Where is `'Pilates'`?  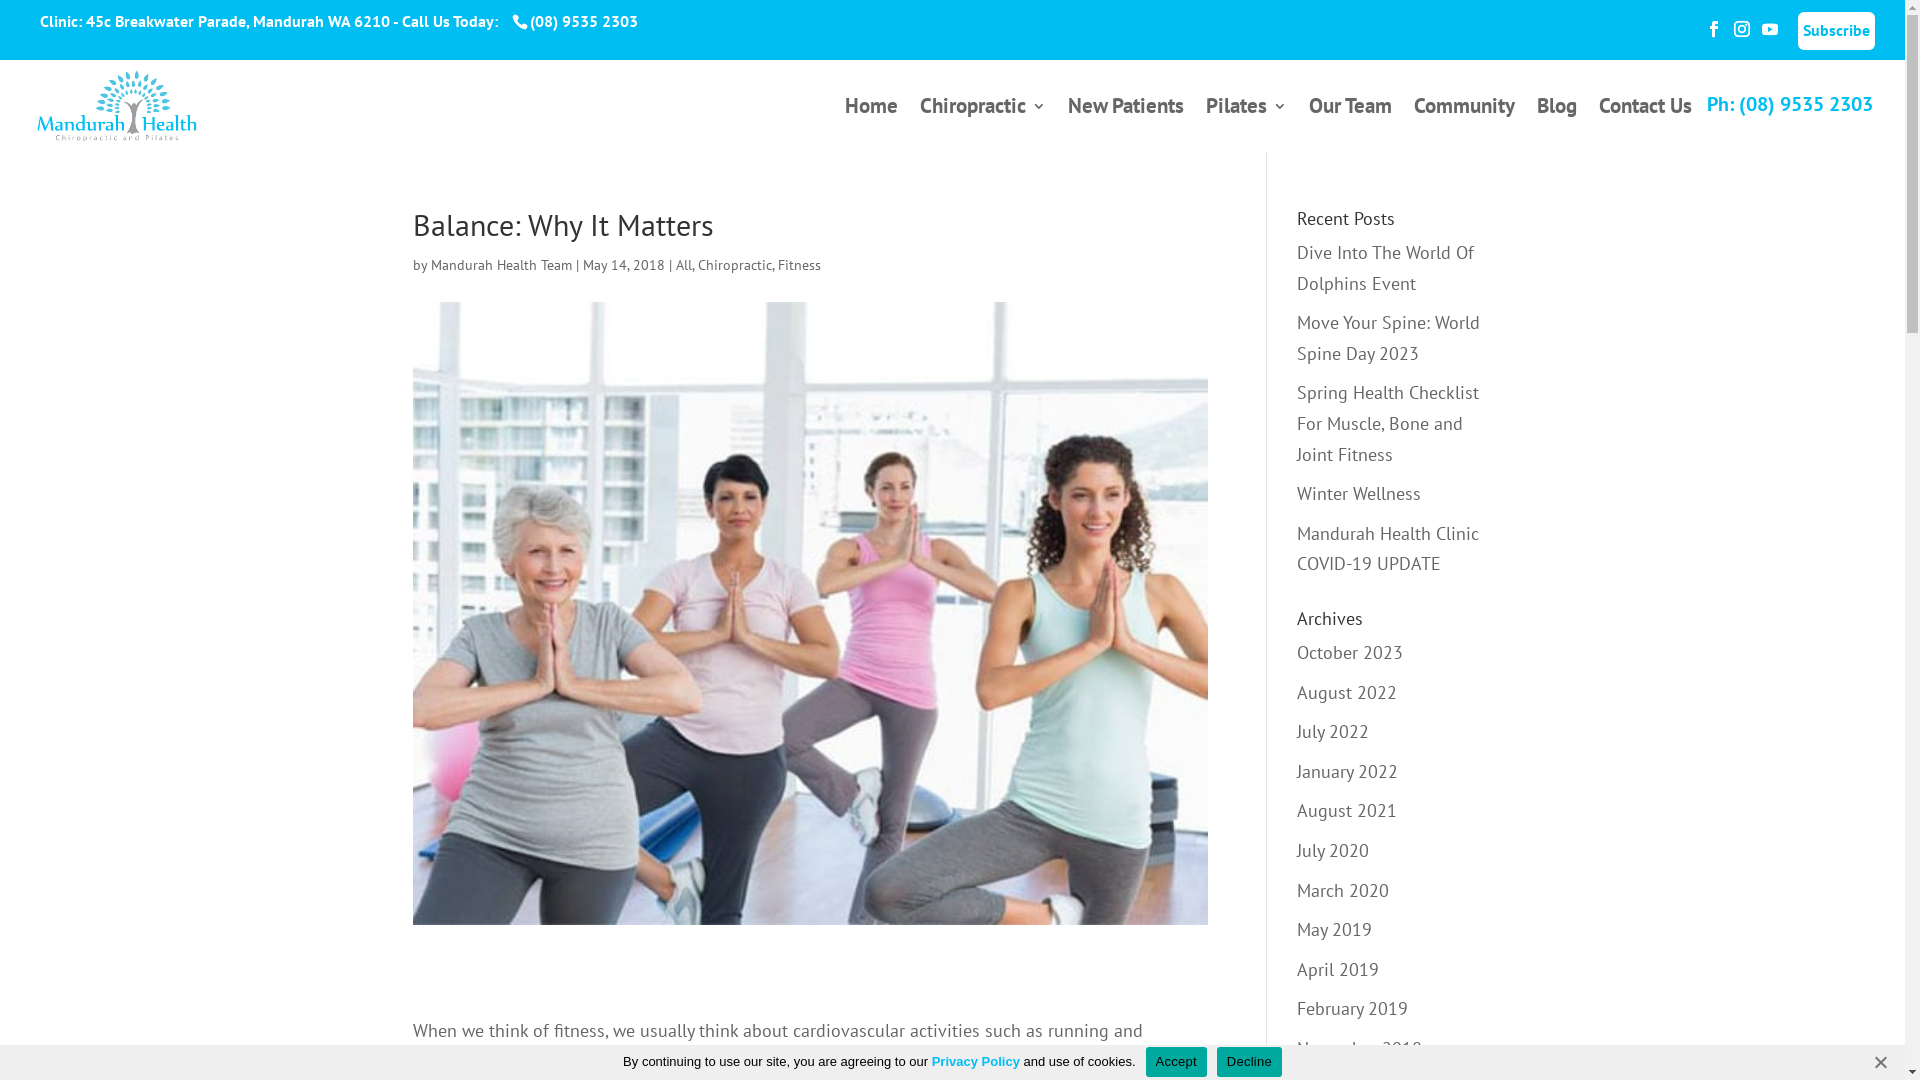
'Pilates' is located at coordinates (1245, 125).